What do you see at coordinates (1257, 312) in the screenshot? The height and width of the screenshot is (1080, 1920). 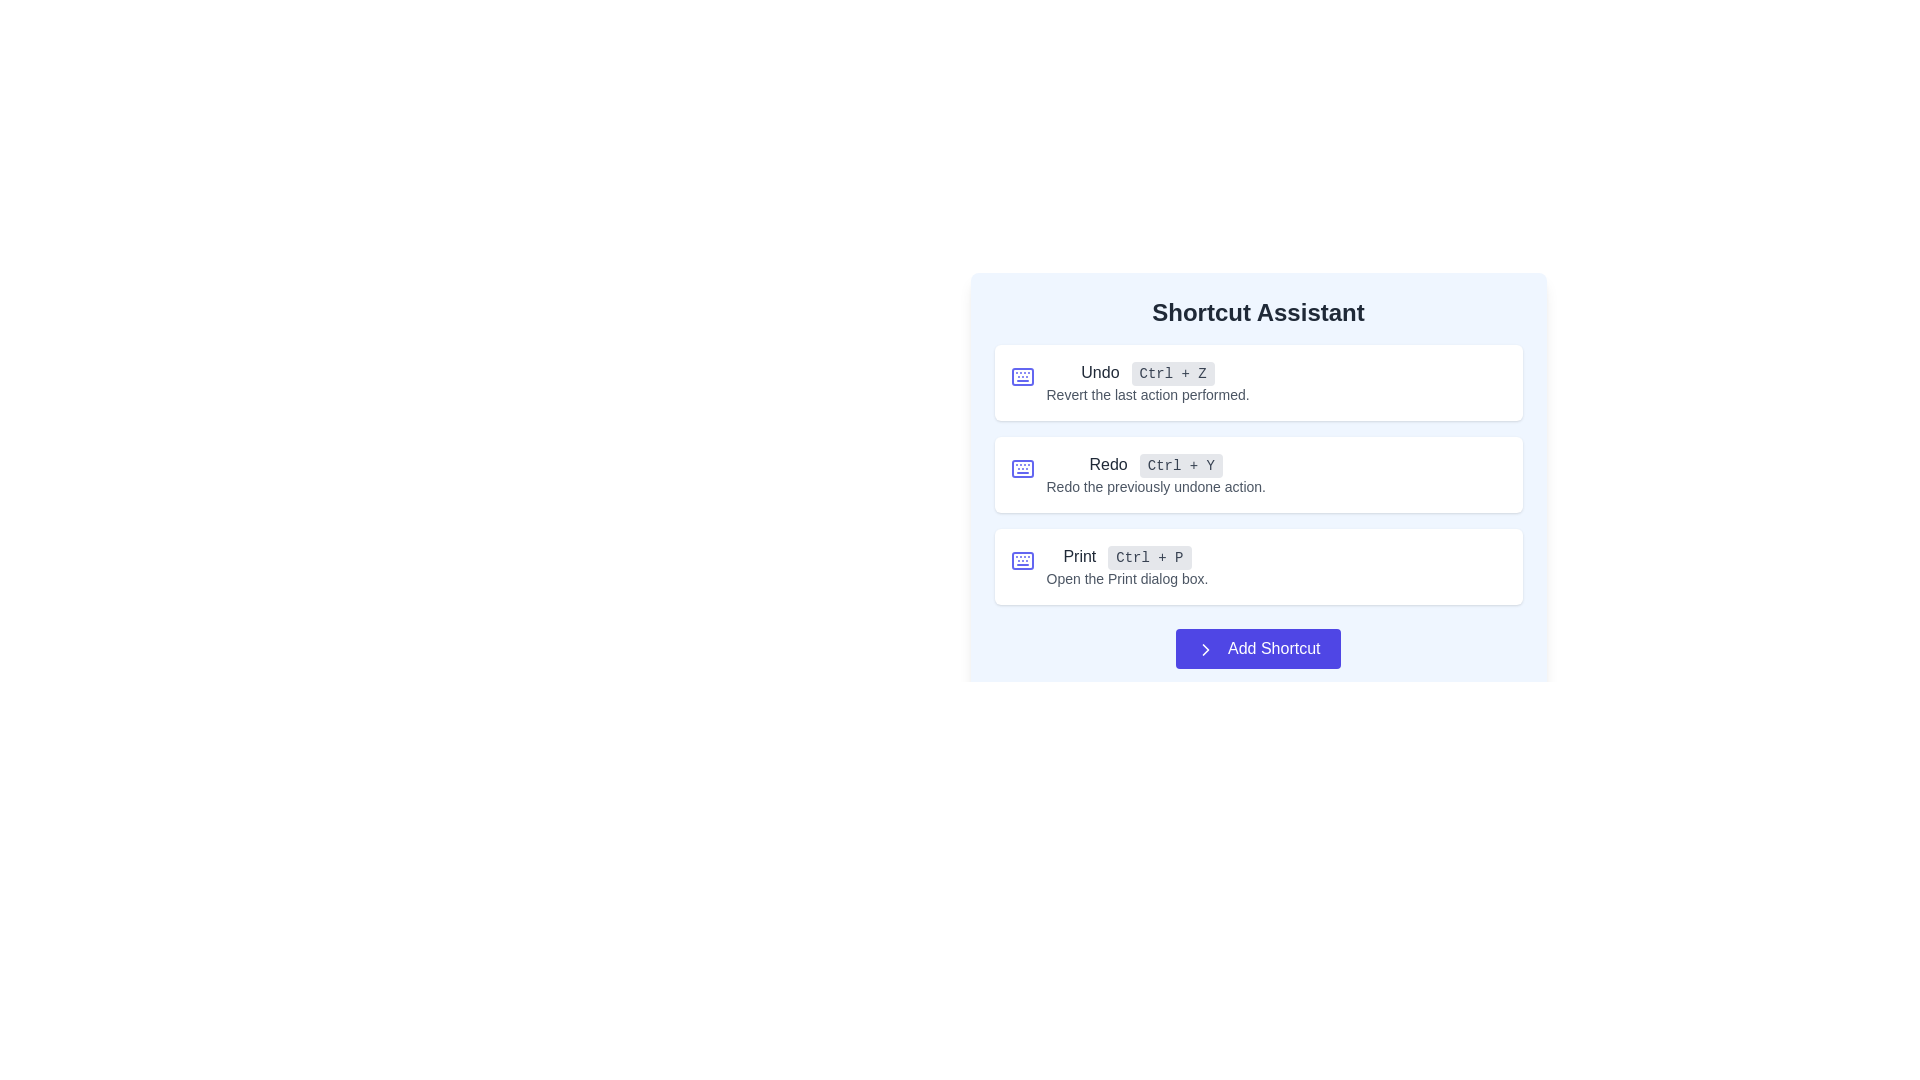 I see `the header text element that introduces the 'Shortcut Assistant' feature, located at the top of a blue, rounded card-like panel` at bounding box center [1257, 312].